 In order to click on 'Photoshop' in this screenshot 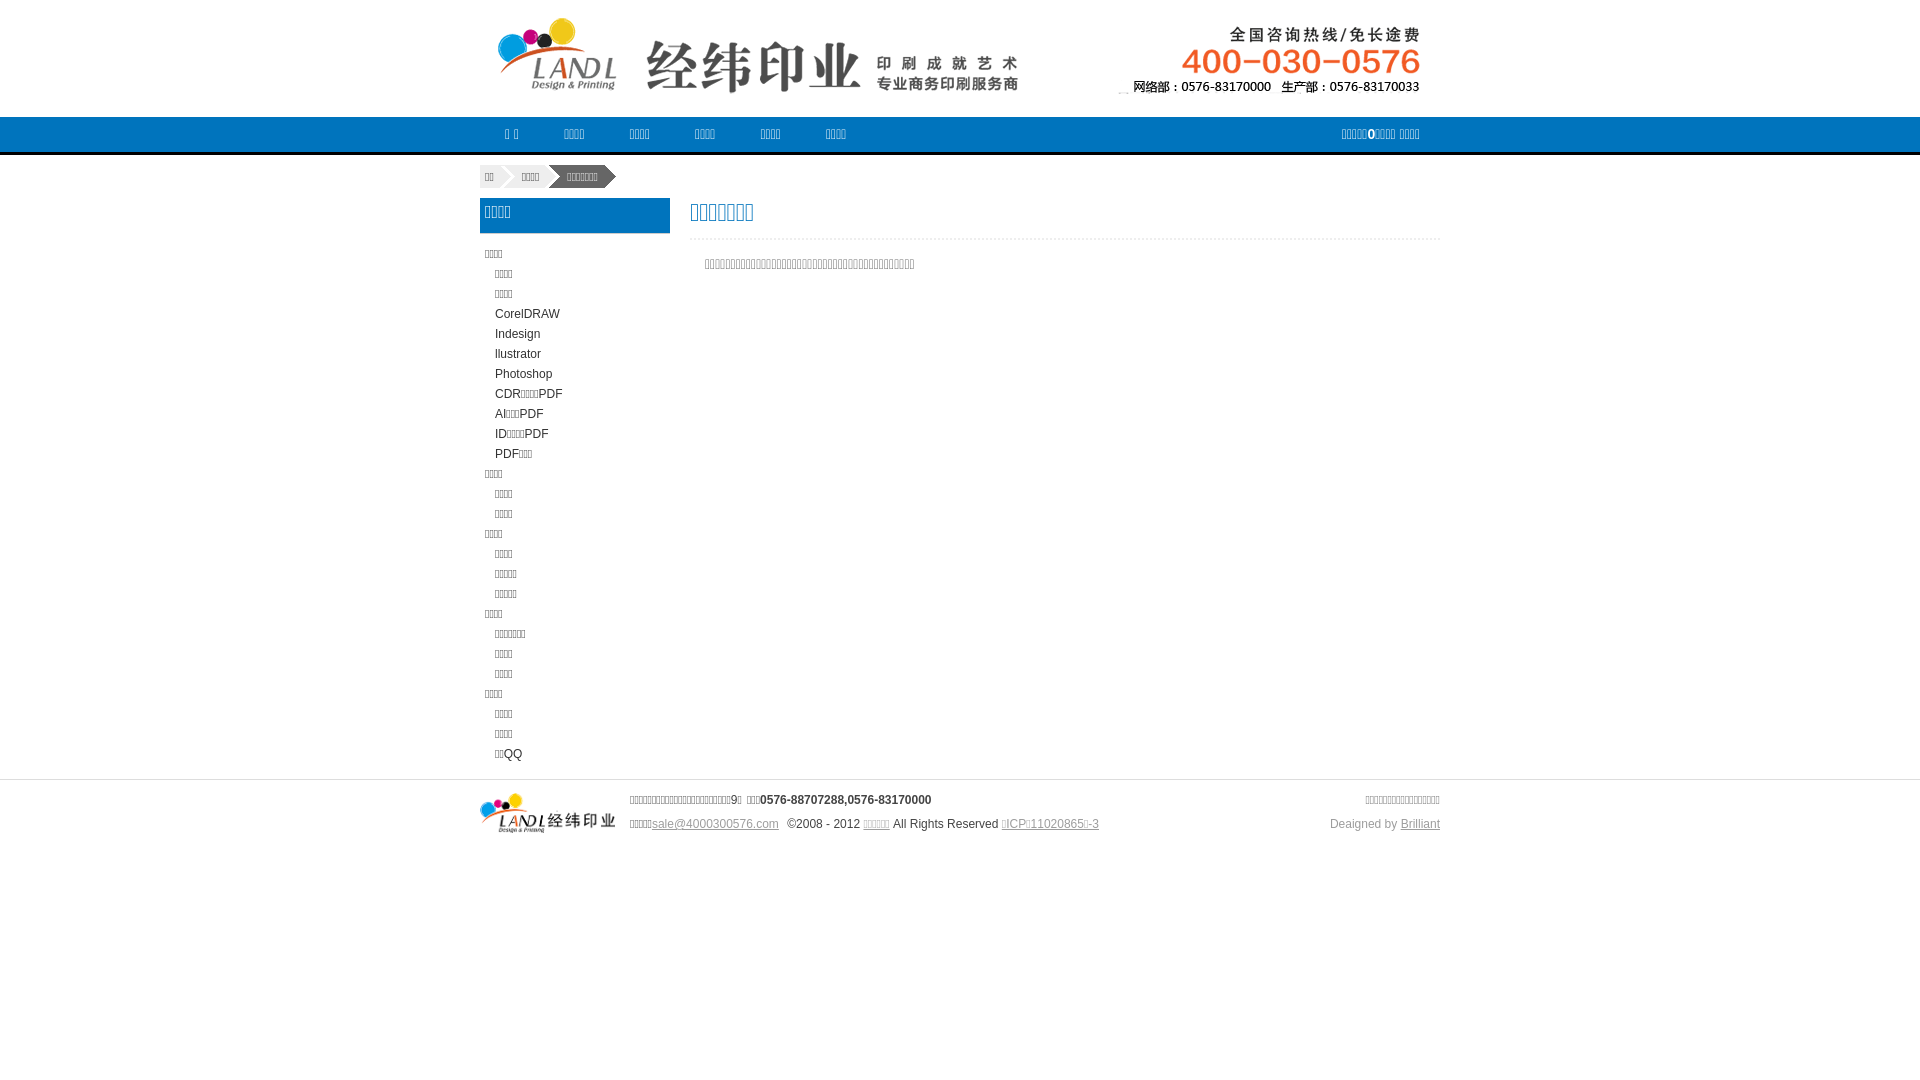, I will do `click(523, 374)`.